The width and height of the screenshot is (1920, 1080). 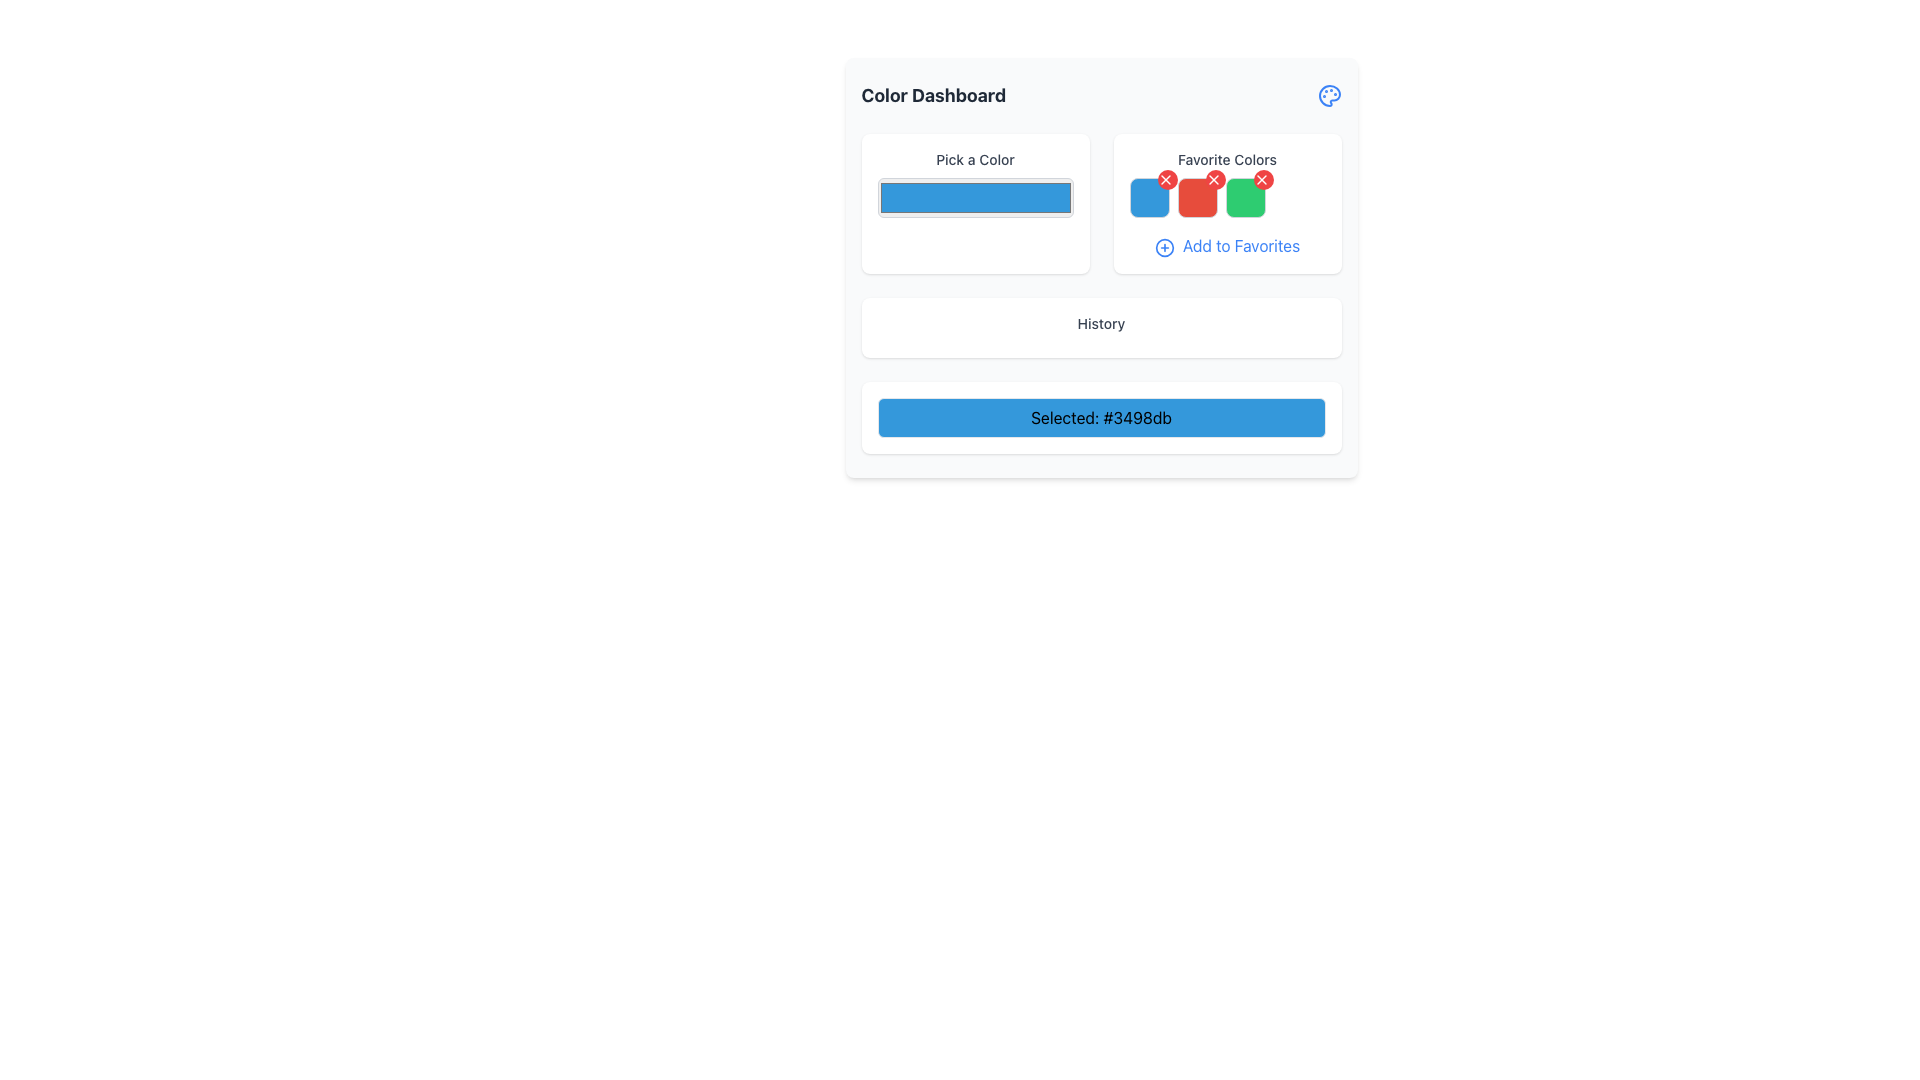 What do you see at coordinates (1100, 416) in the screenshot?
I see `the Informational display box that shows the selected color code '#3498db' located below the 'History' box in the 'Color Dashboard' interface` at bounding box center [1100, 416].